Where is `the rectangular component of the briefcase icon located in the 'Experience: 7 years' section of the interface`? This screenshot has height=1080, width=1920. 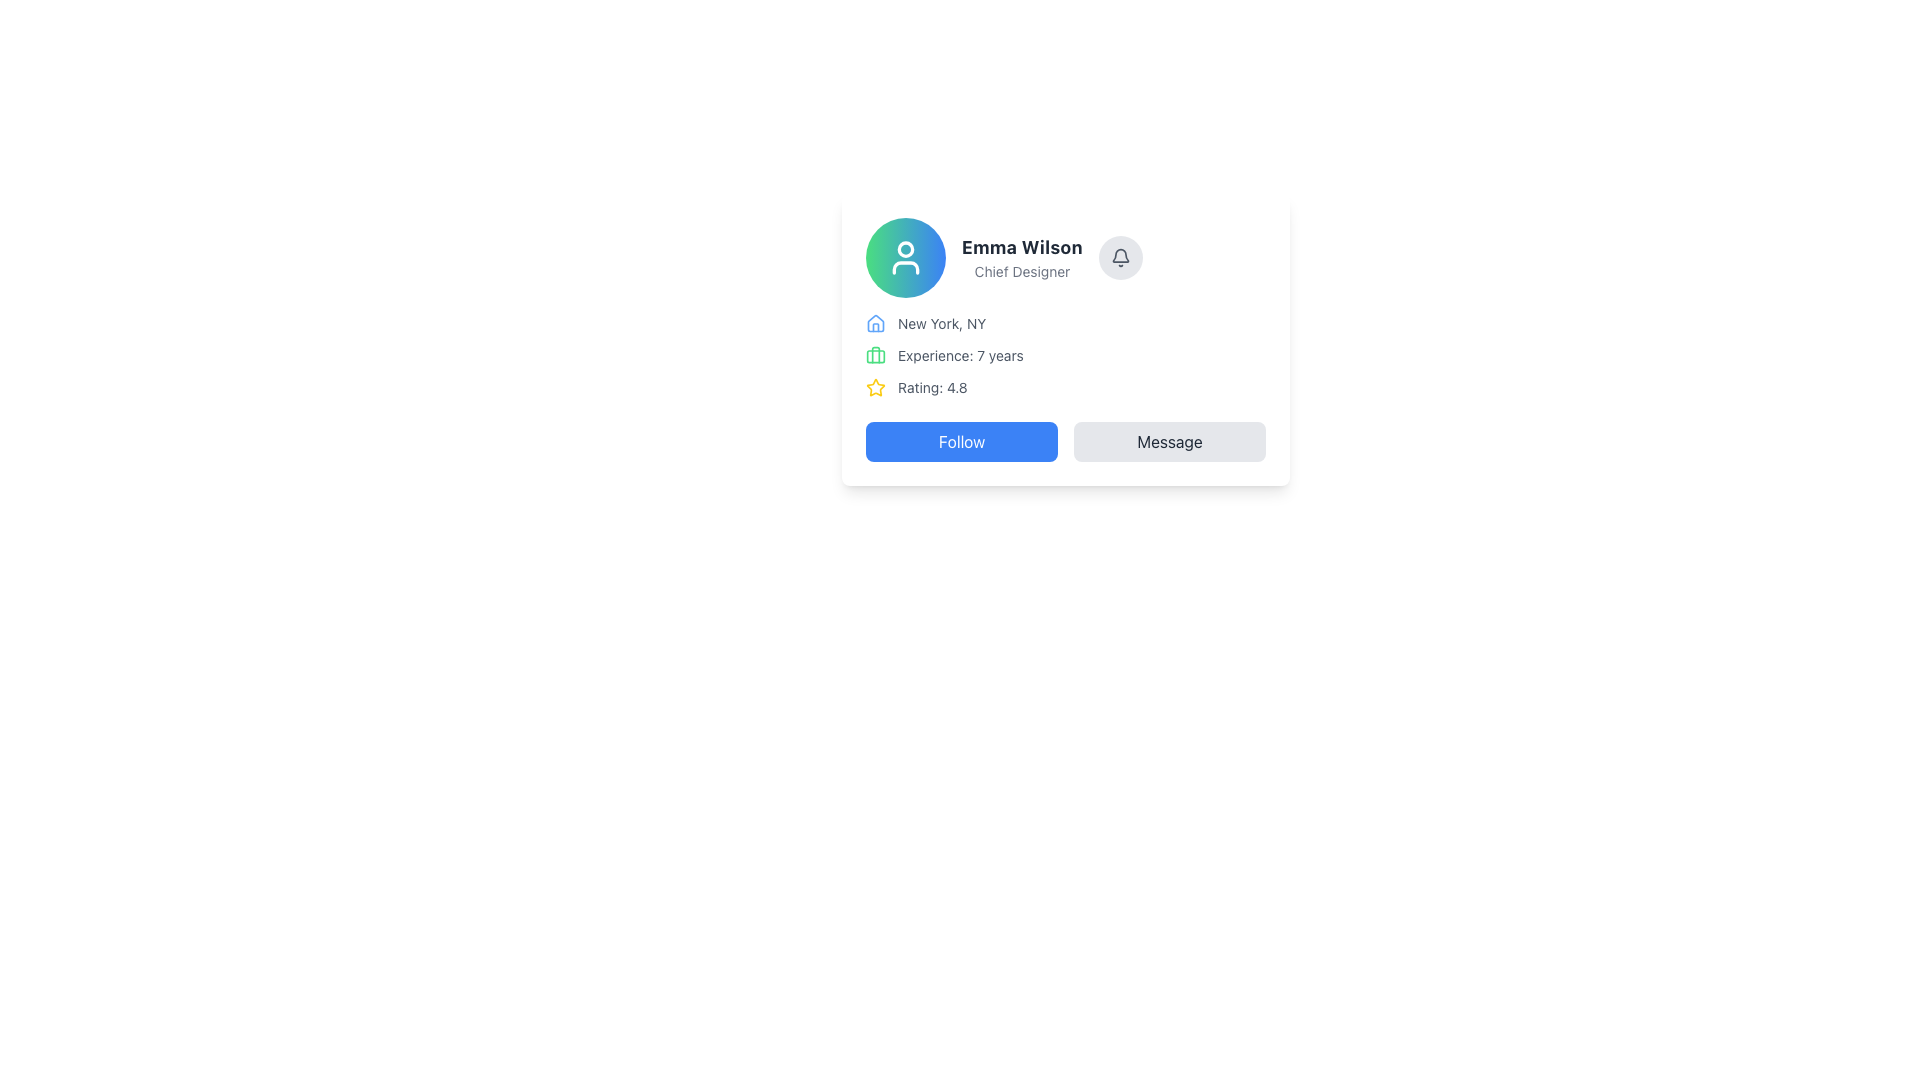 the rectangular component of the briefcase icon located in the 'Experience: 7 years' section of the interface is located at coordinates (875, 354).